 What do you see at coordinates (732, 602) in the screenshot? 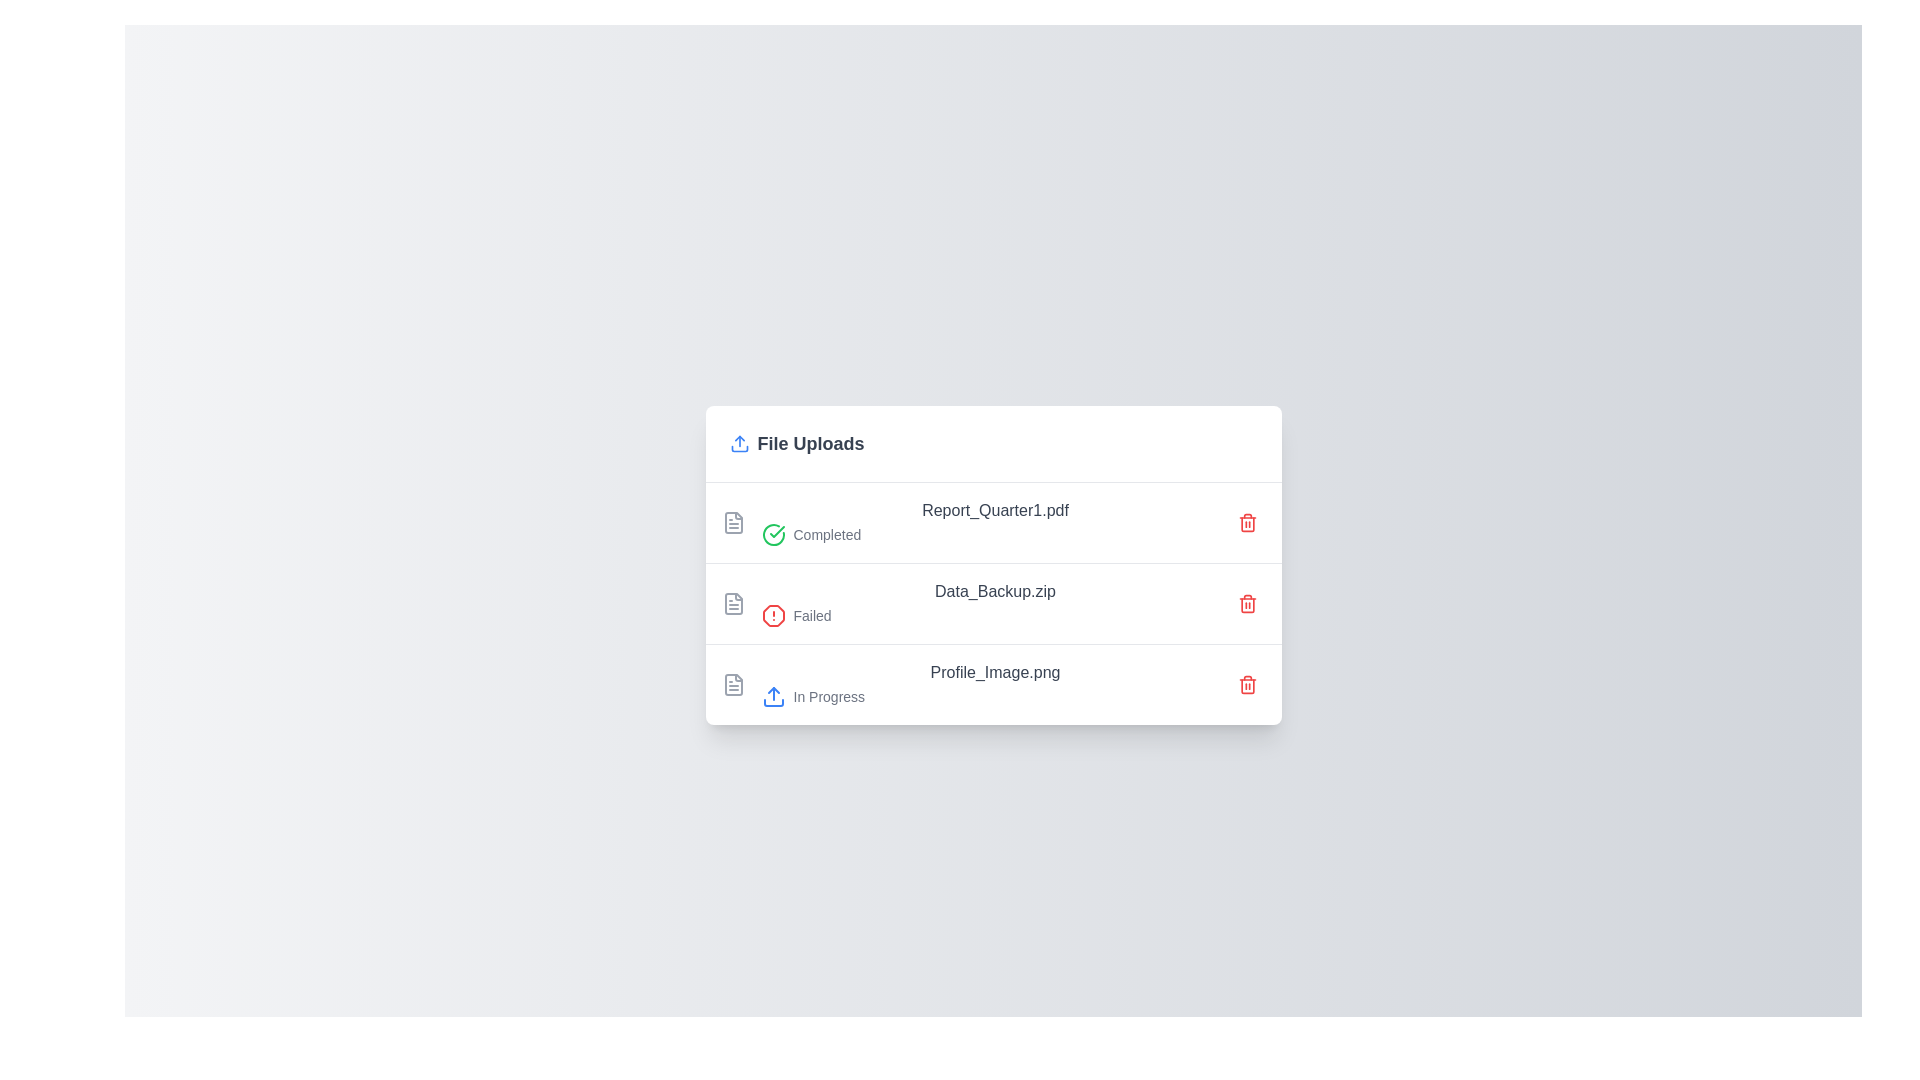
I see `the document icon for 'Data_Backup.zip', which is a simple gray vector graphic with a bent corner, located in the second row of the file list interface` at bounding box center [732, 602].